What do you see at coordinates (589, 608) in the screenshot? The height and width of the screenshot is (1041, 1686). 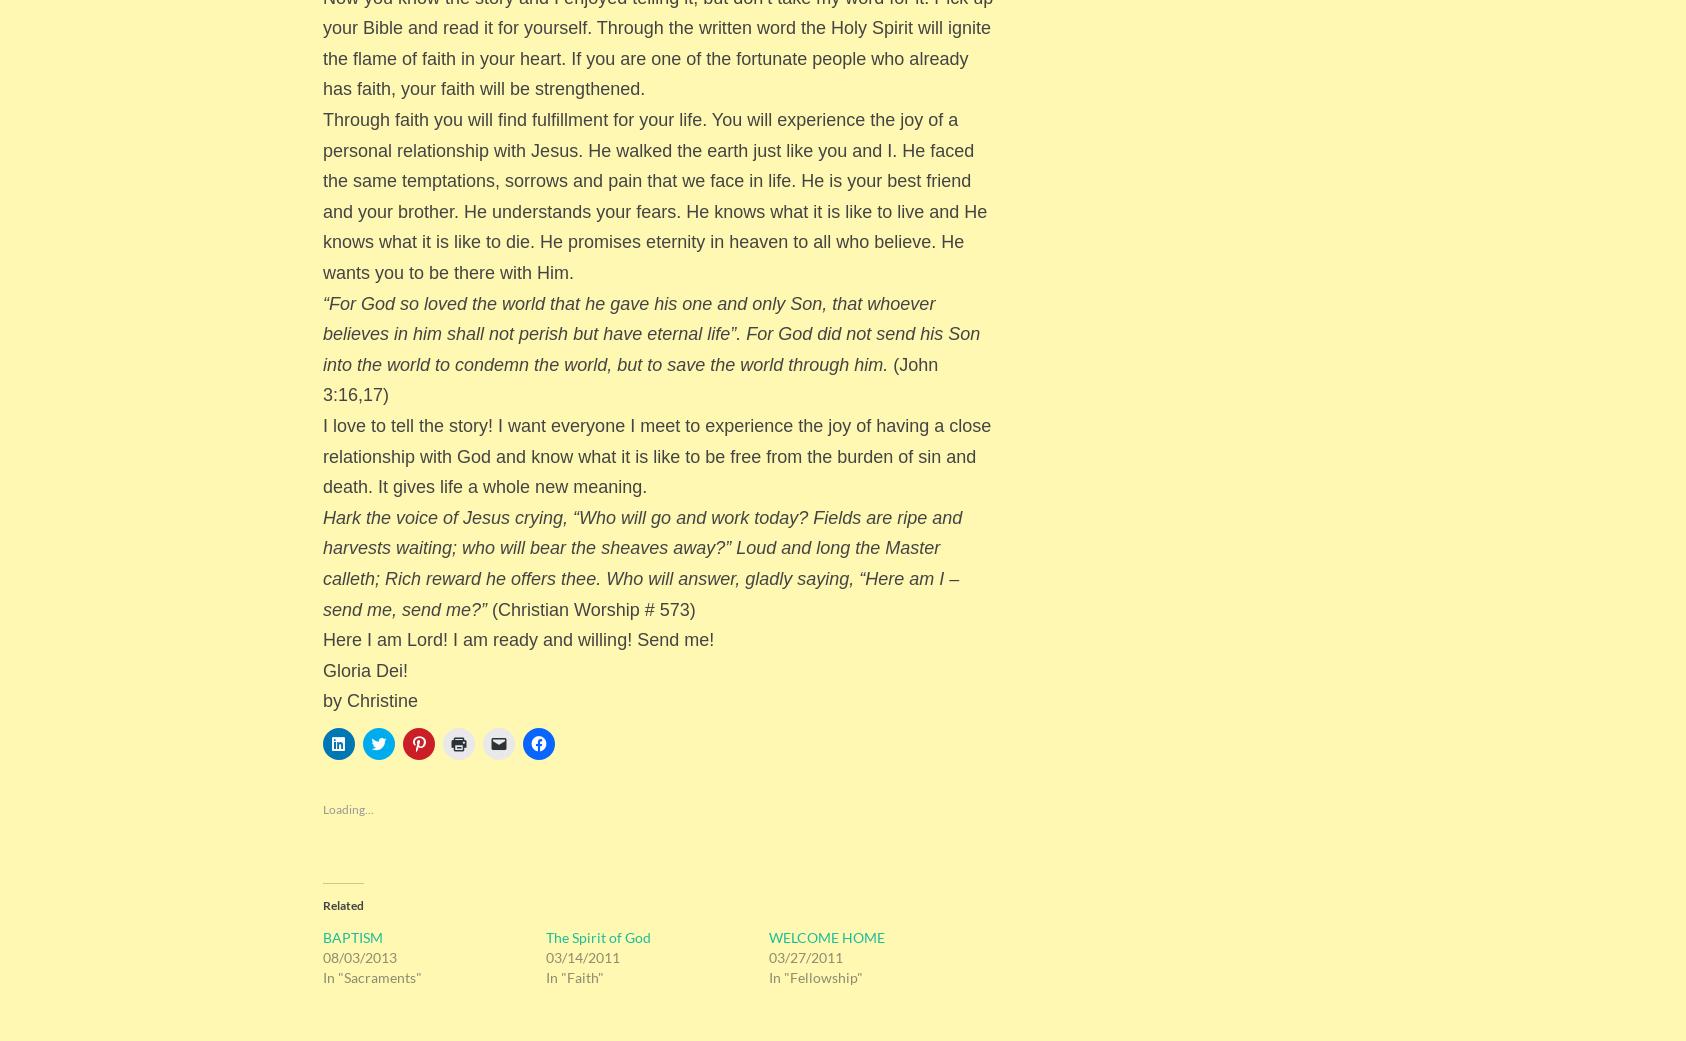 I see `'(Christian Worship # 573)'` at bounding box center [589, 608].